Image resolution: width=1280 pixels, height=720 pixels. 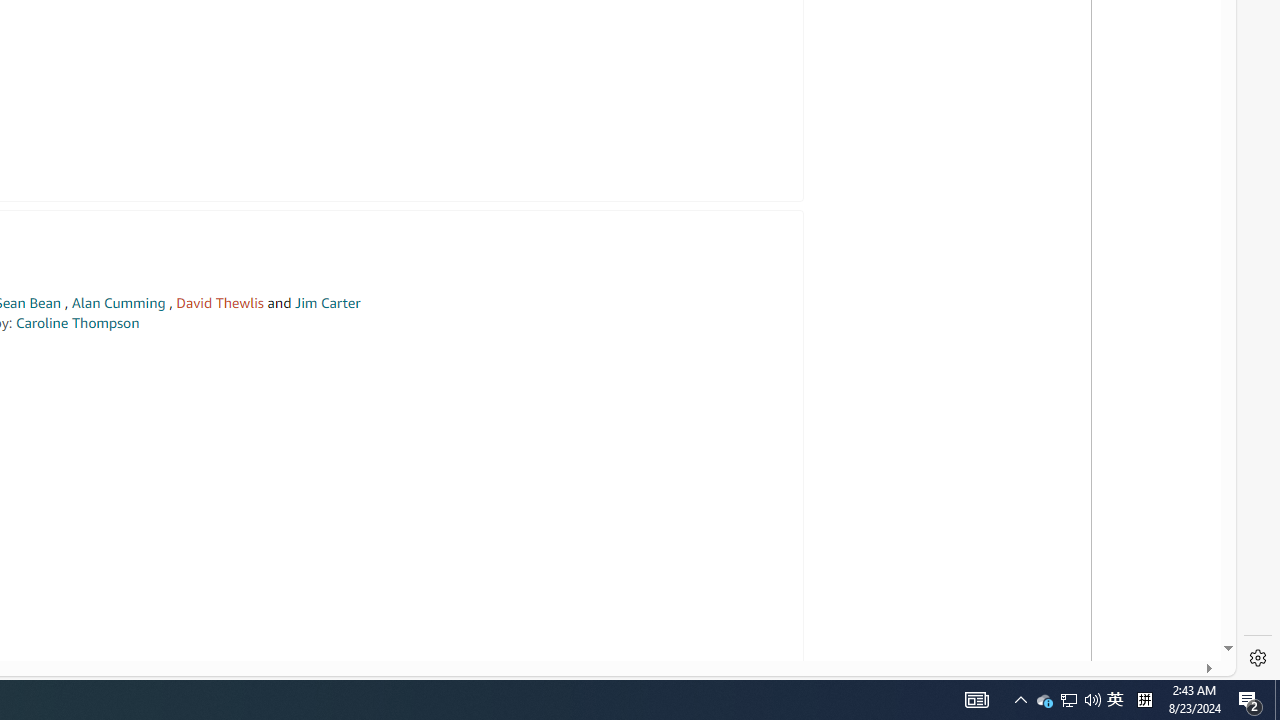 I want to click on 'David Thewlis', so click(x=220, y=303).